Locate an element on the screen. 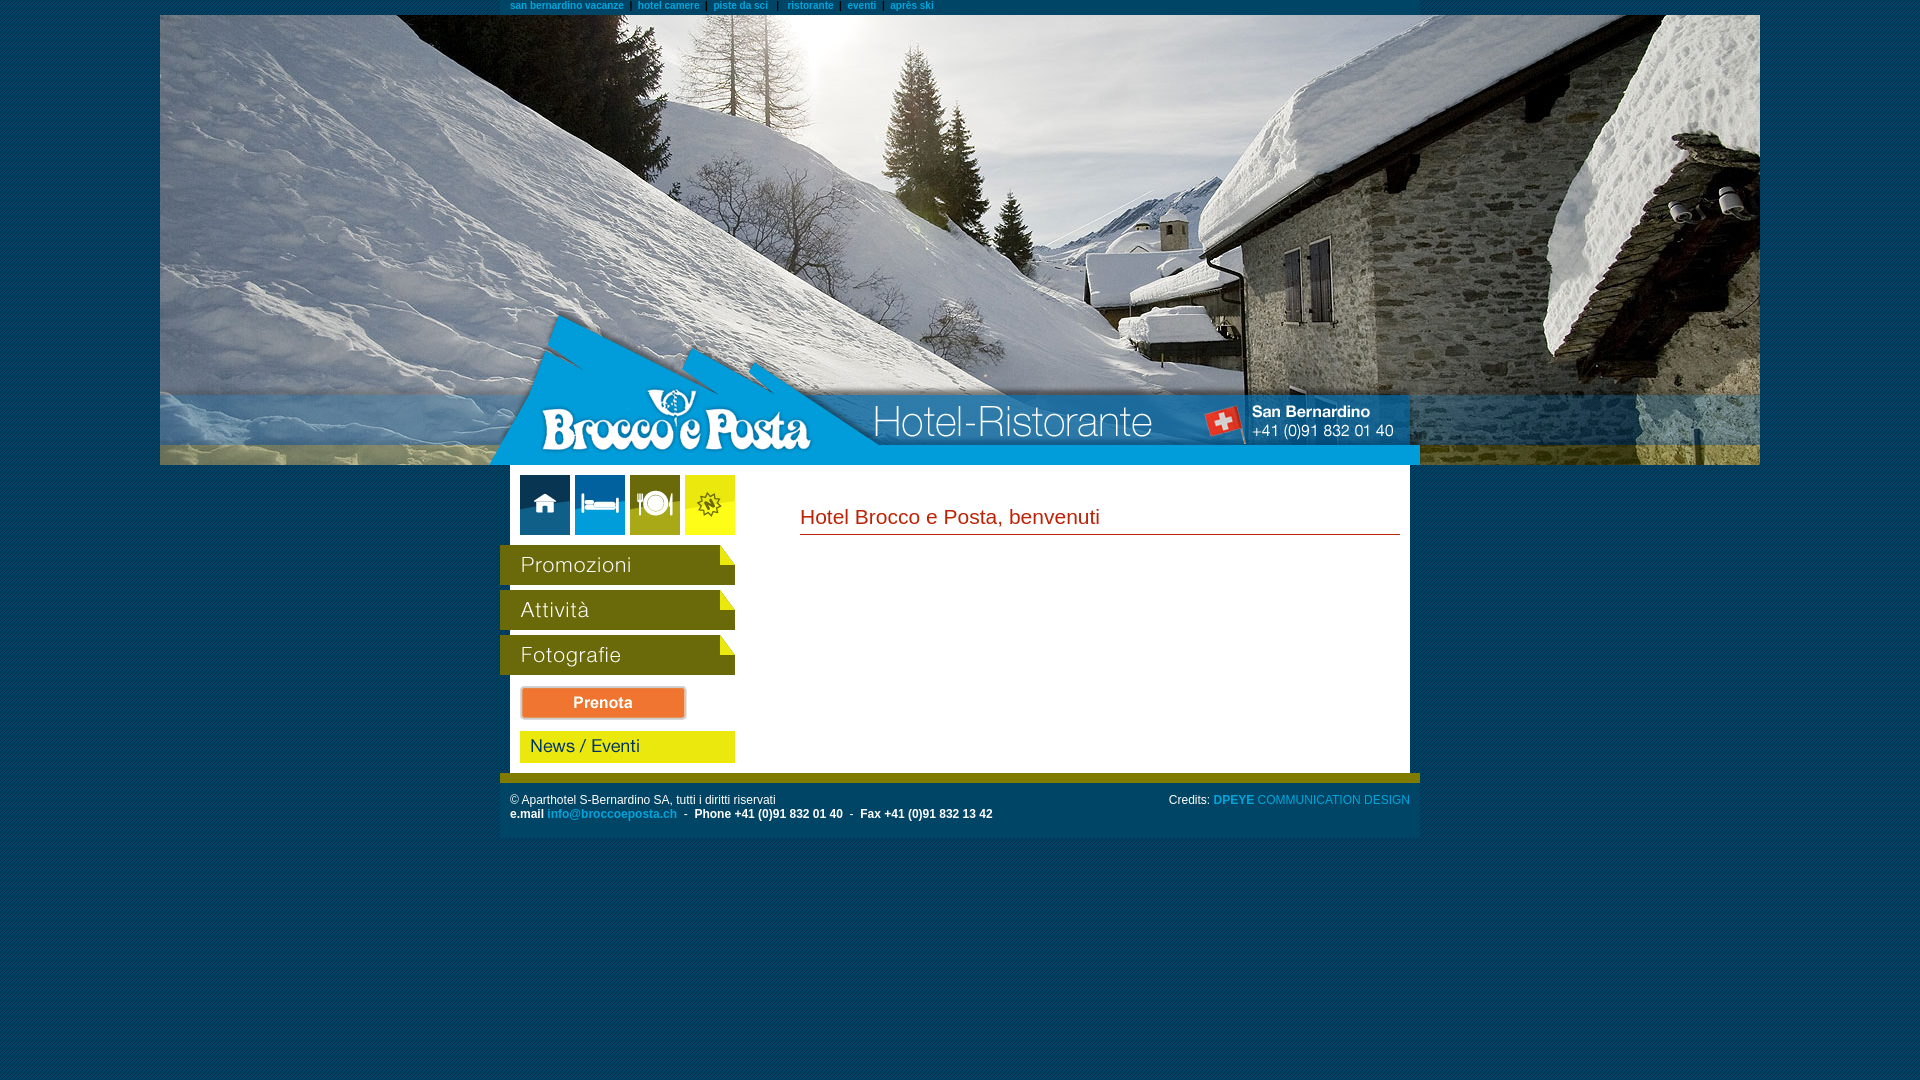 This screenshot has height=1080, width=1920. 'promozioni Brocco' is located at coordinates (611, 564).